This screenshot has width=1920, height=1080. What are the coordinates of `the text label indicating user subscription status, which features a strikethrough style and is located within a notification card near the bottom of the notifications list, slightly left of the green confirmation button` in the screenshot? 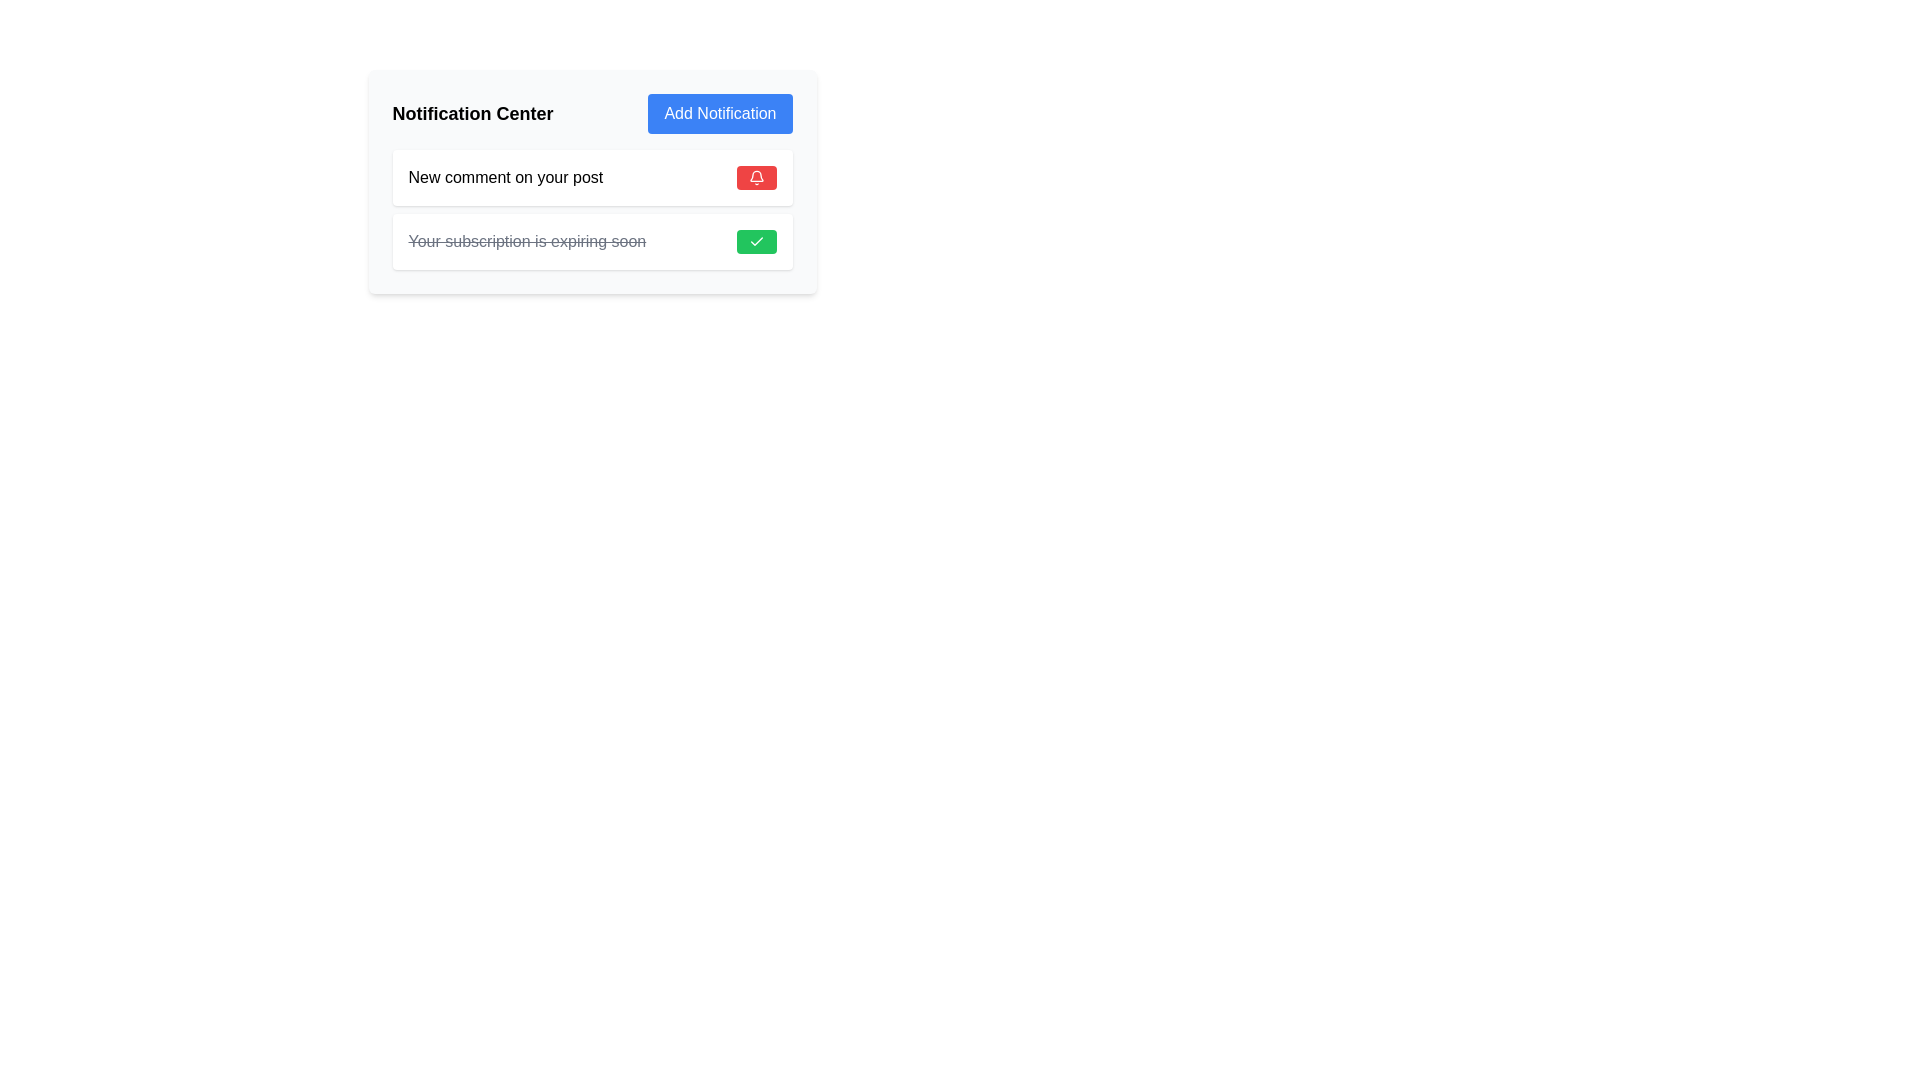 It's located at (527, 241).